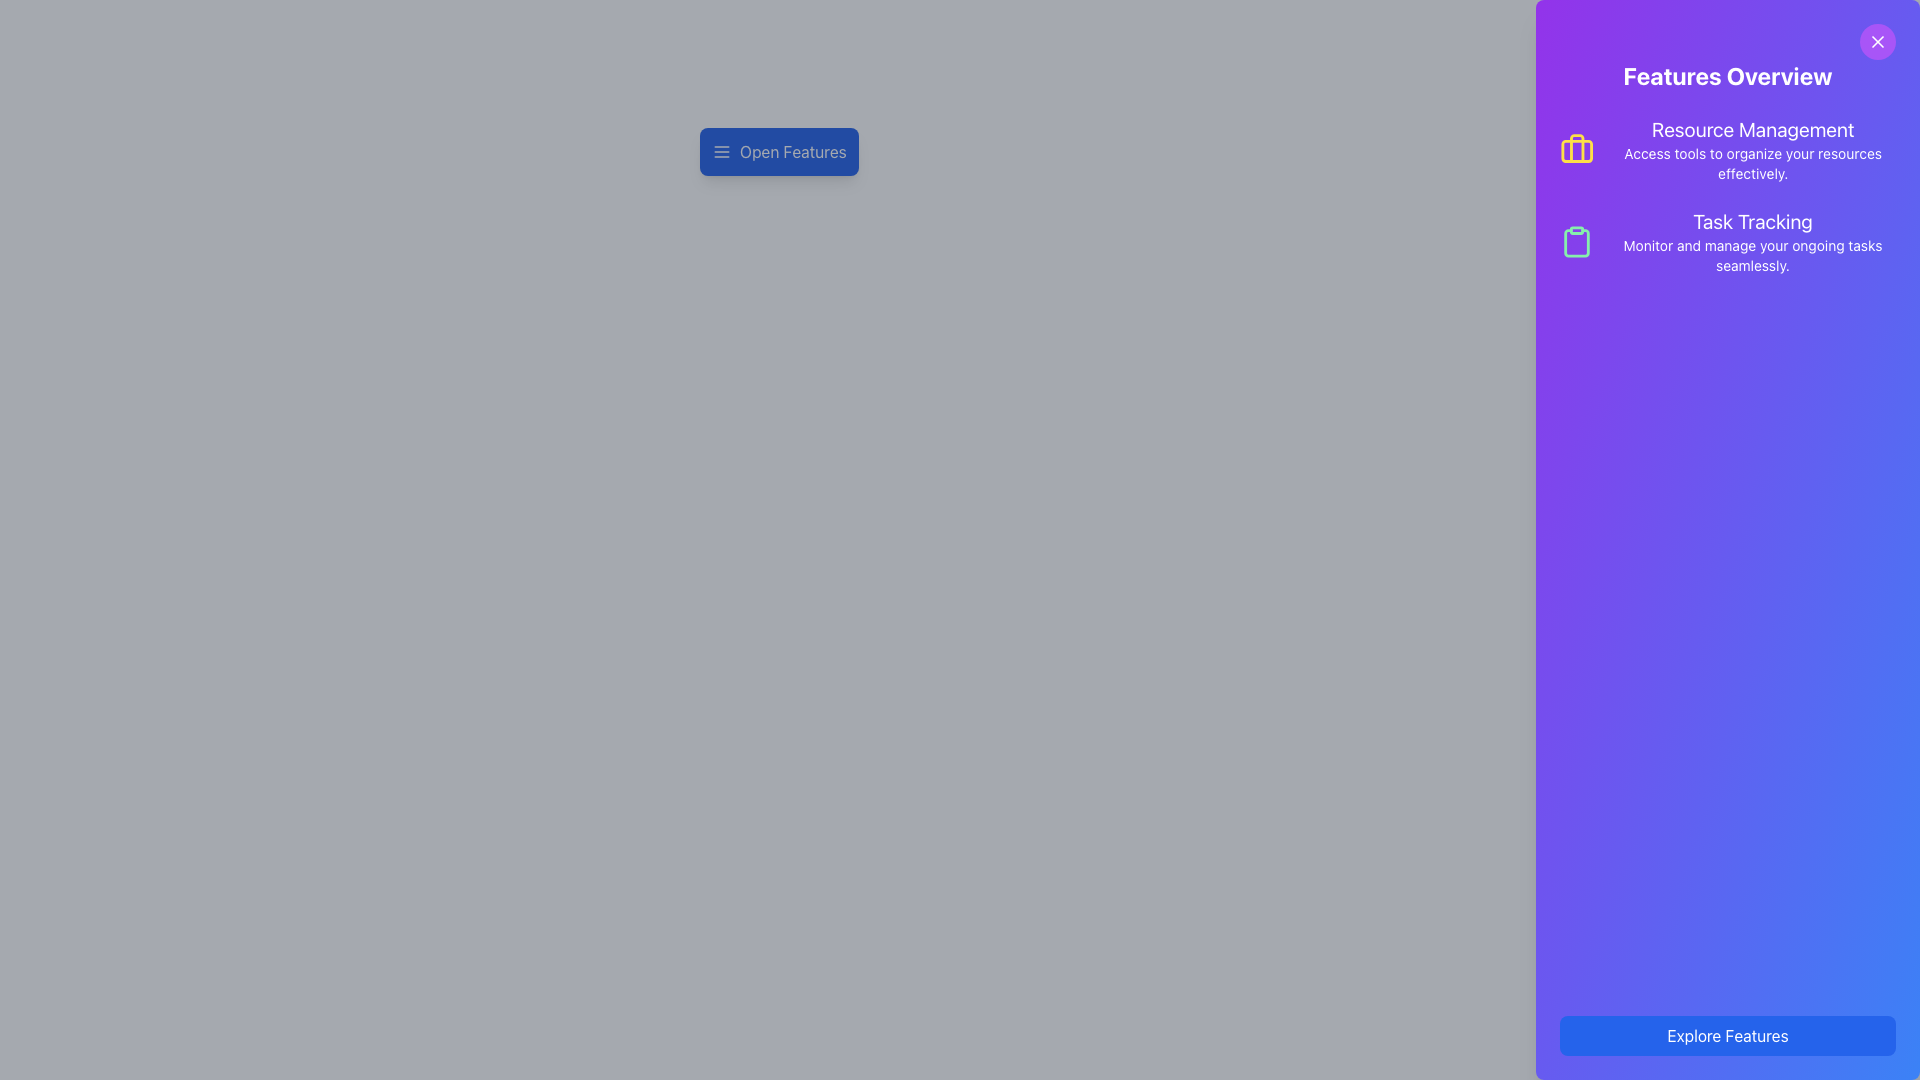  Describe the element at coordinates (1751, 222) in the screenshot. I see `the 'Task Tracking' text label located at the top of the right purple sidebar, despite being marked as non-interactive` at that location.